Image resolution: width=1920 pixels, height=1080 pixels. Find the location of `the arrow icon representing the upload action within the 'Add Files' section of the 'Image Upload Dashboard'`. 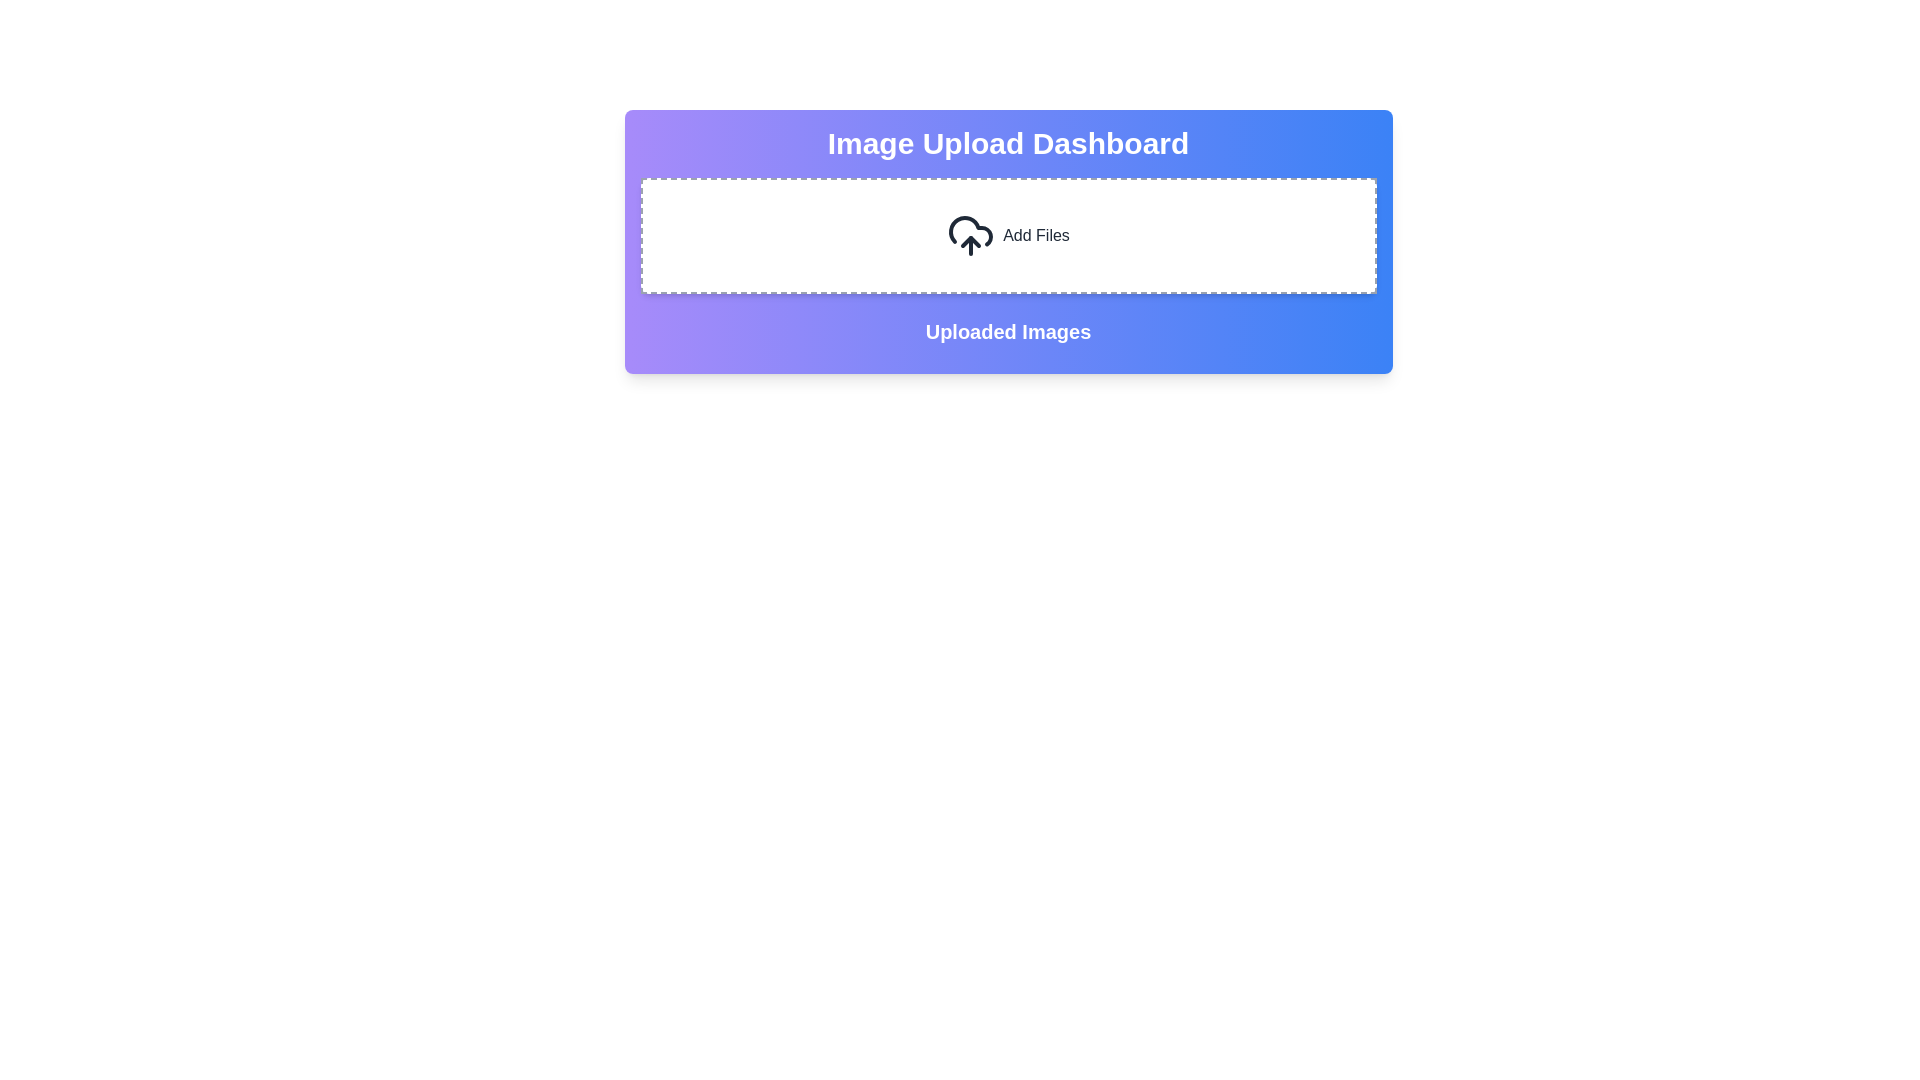

the arrow icon representing the upload action within the 'Add Files' section of the 'Image Upload Dashboard' is located at coordinates (971, 241).